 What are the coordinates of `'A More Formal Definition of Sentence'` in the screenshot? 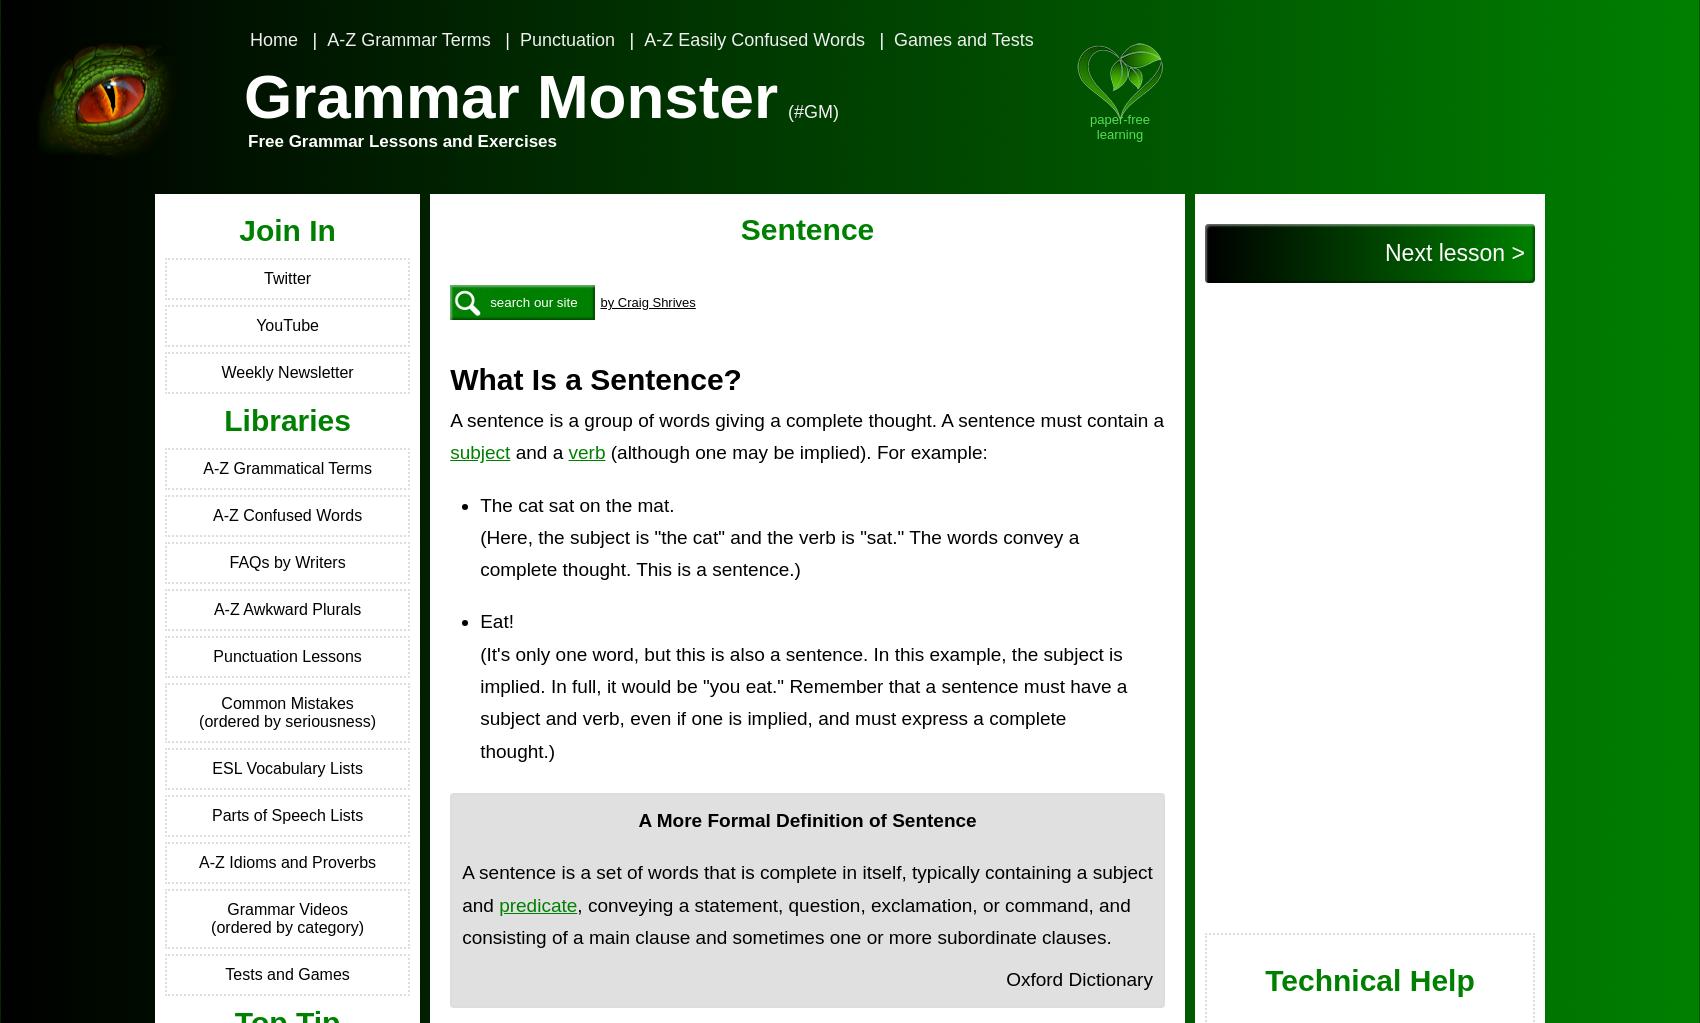 It's located at (805, 819).